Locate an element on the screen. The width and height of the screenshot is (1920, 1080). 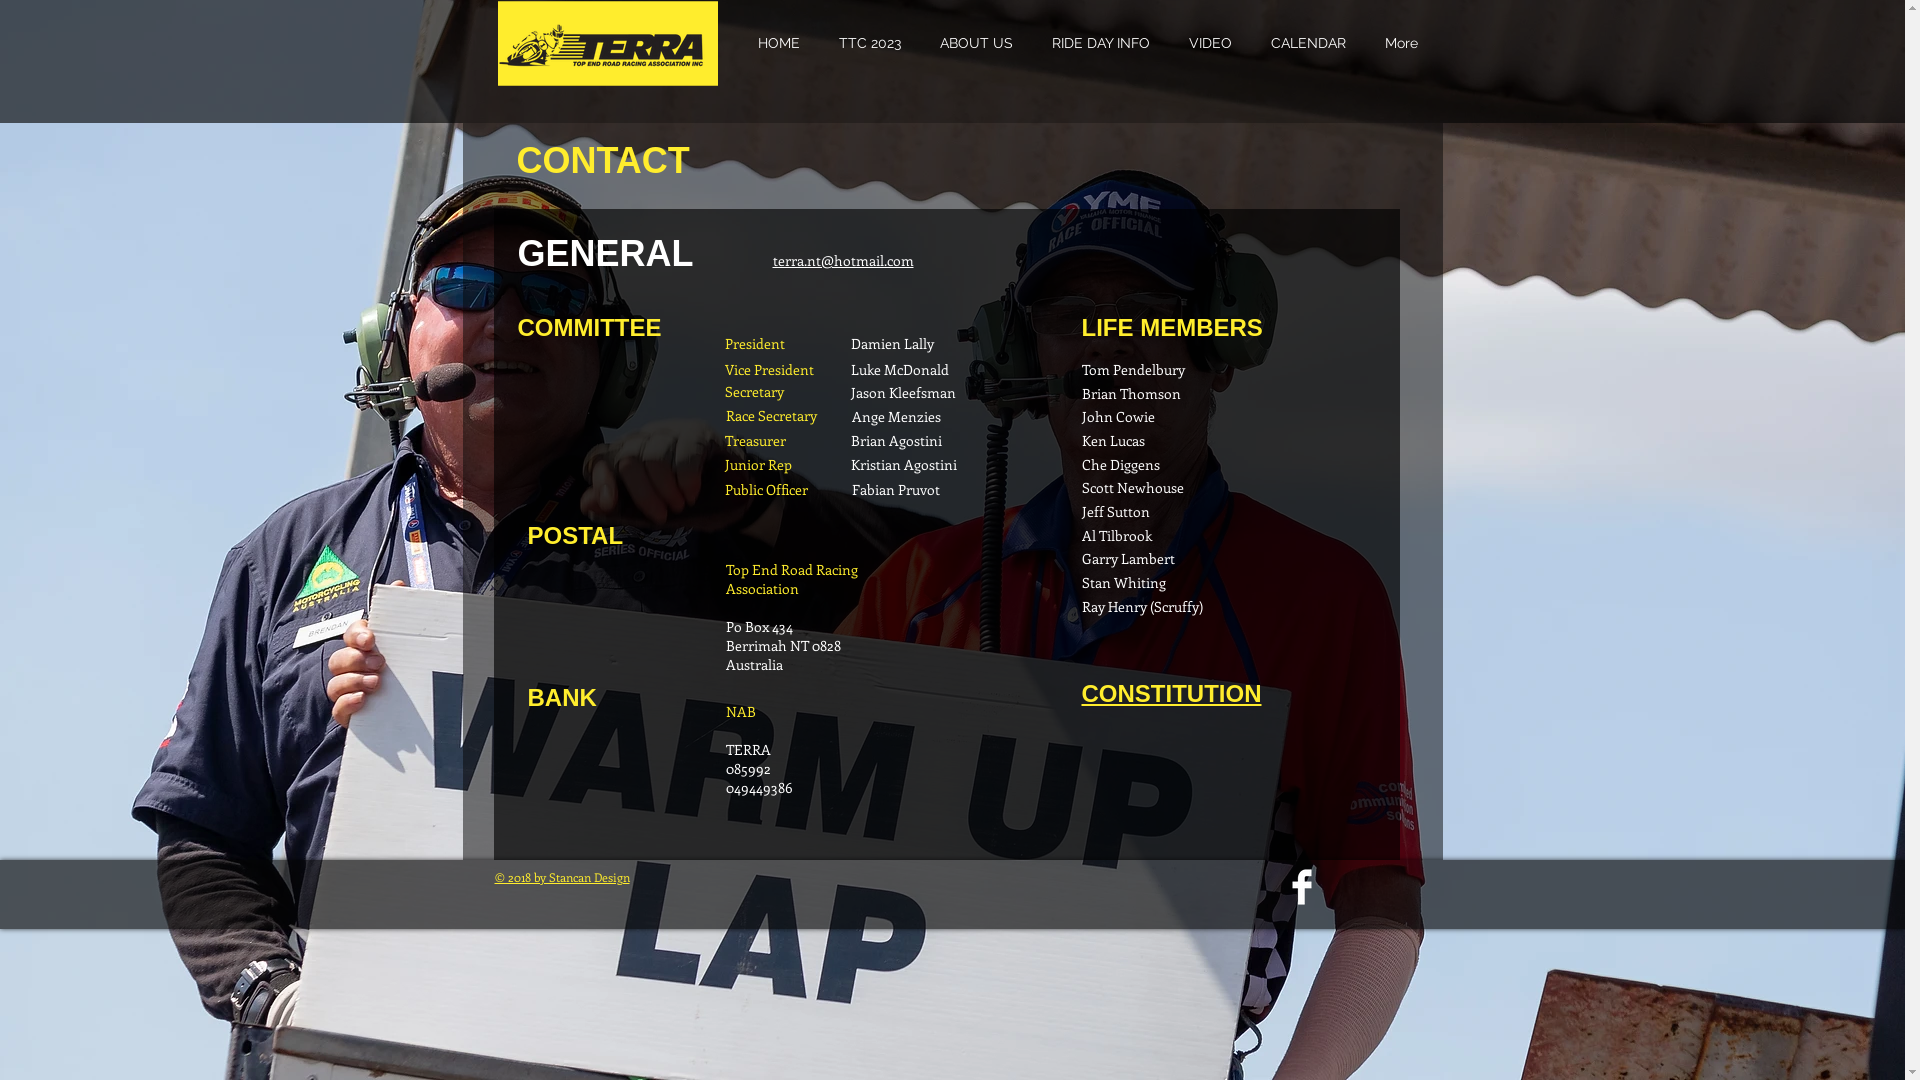
'CONSTITUTION' is located at coordinates (1171, 692).